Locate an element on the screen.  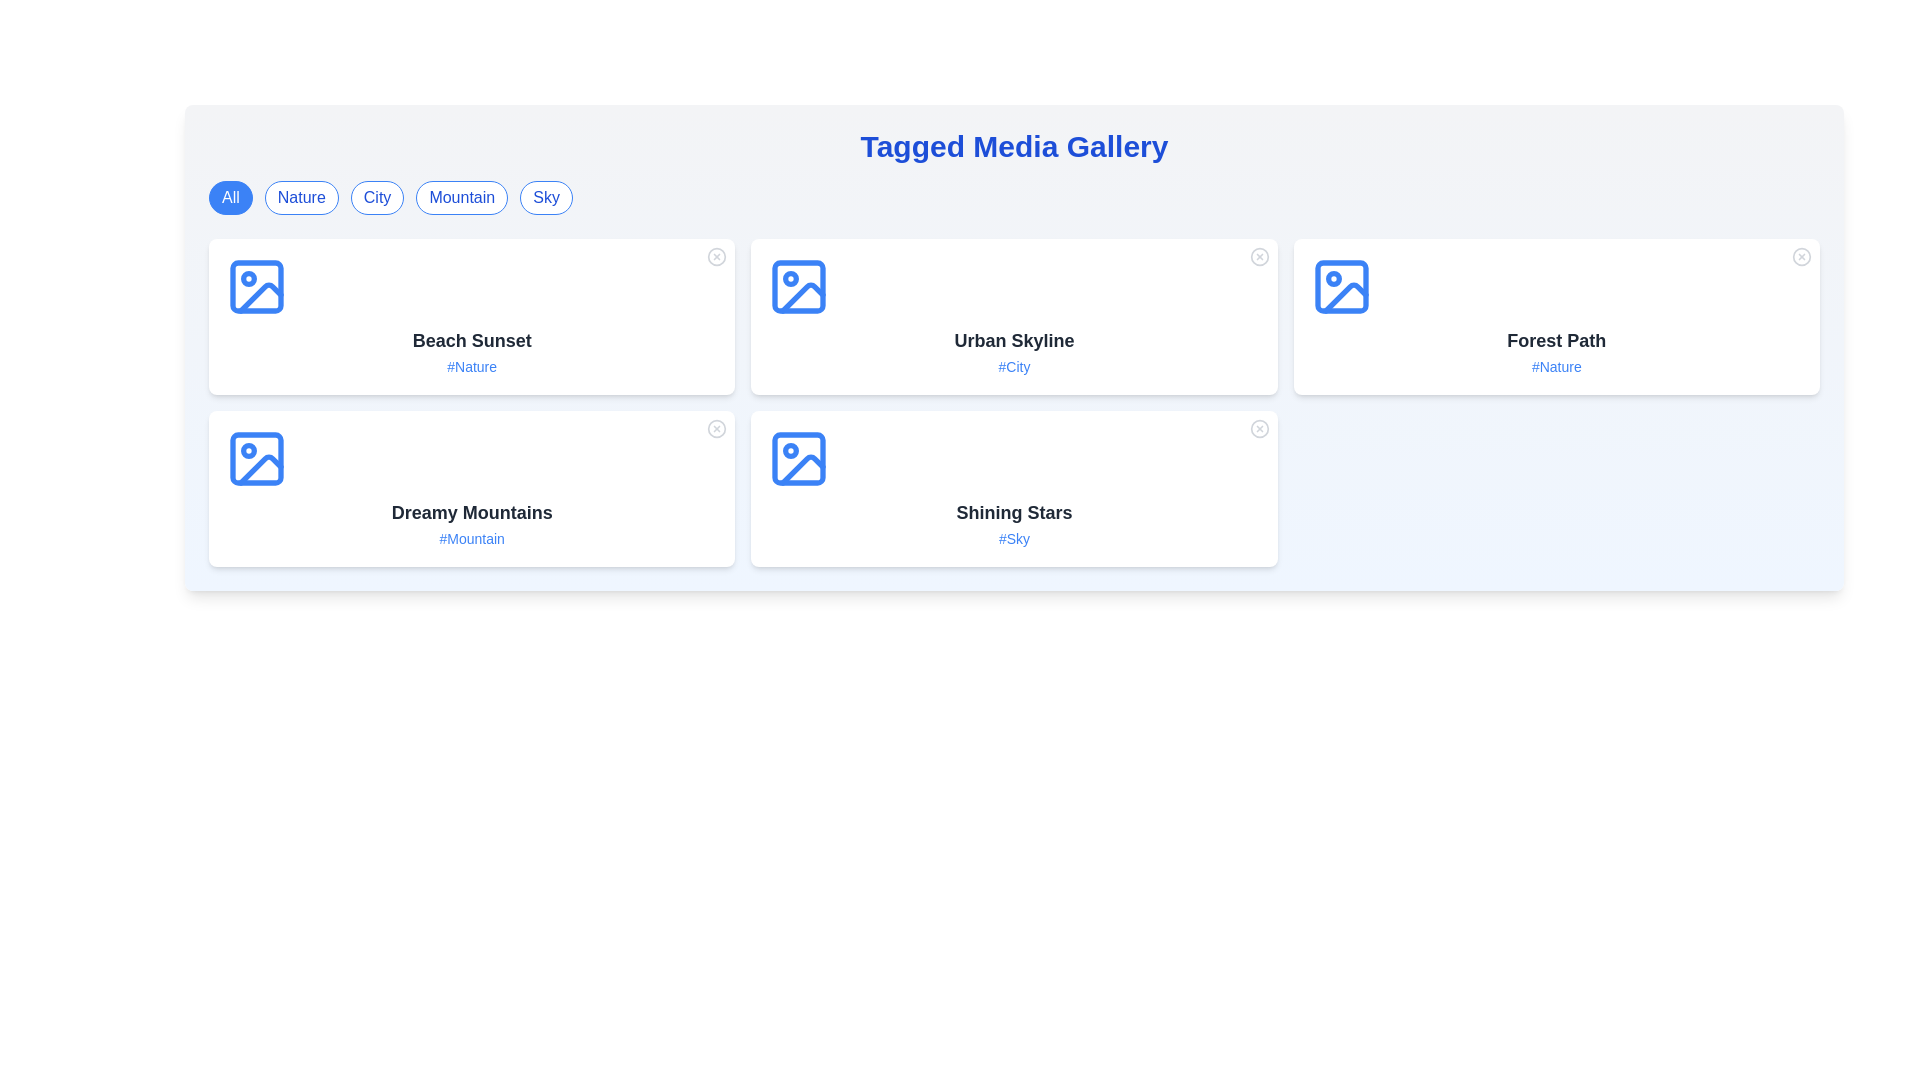
the tag button labeled Nature to filter the gallery items is located at coordinates (300, 197).